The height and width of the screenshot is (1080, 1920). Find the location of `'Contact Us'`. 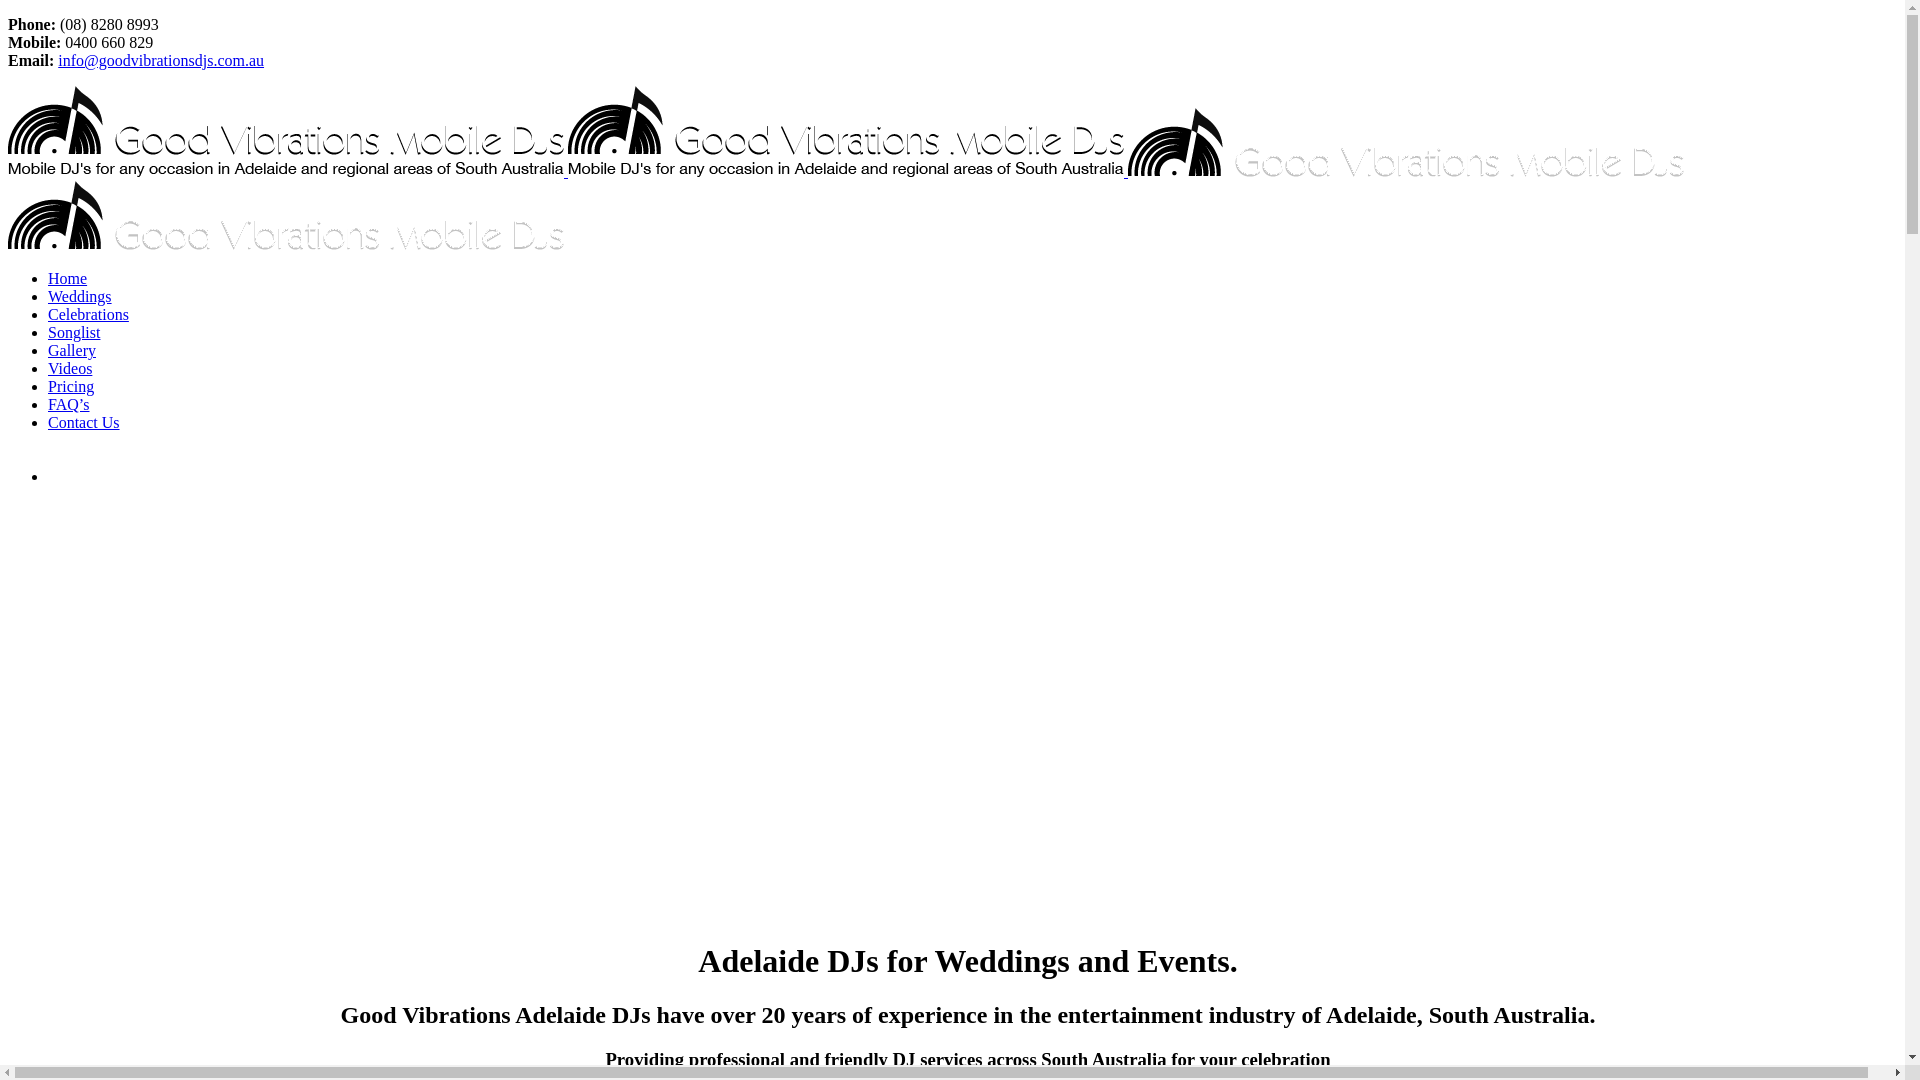

'Contact Us' is located at coordinates (82, 421).